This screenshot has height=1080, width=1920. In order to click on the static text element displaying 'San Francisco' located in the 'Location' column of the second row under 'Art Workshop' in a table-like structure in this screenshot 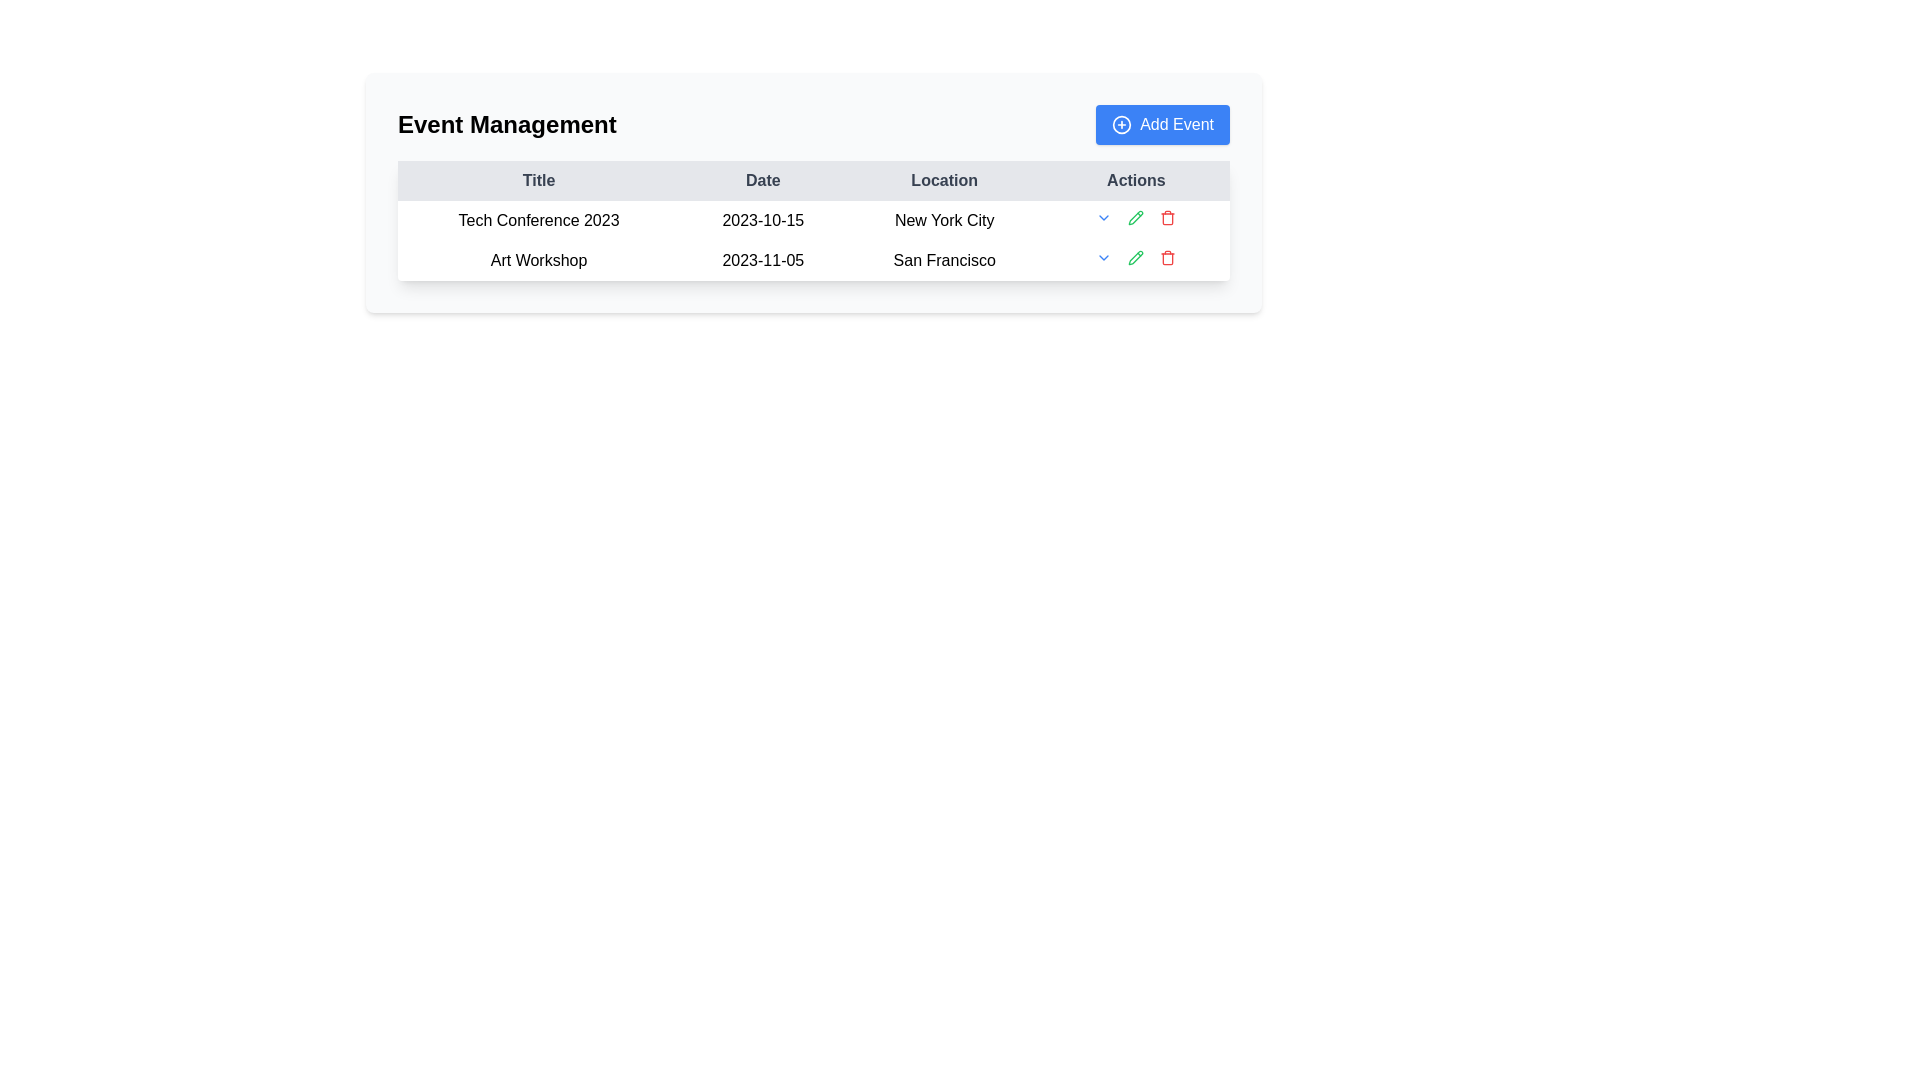, I will do `click(943, 260)`.